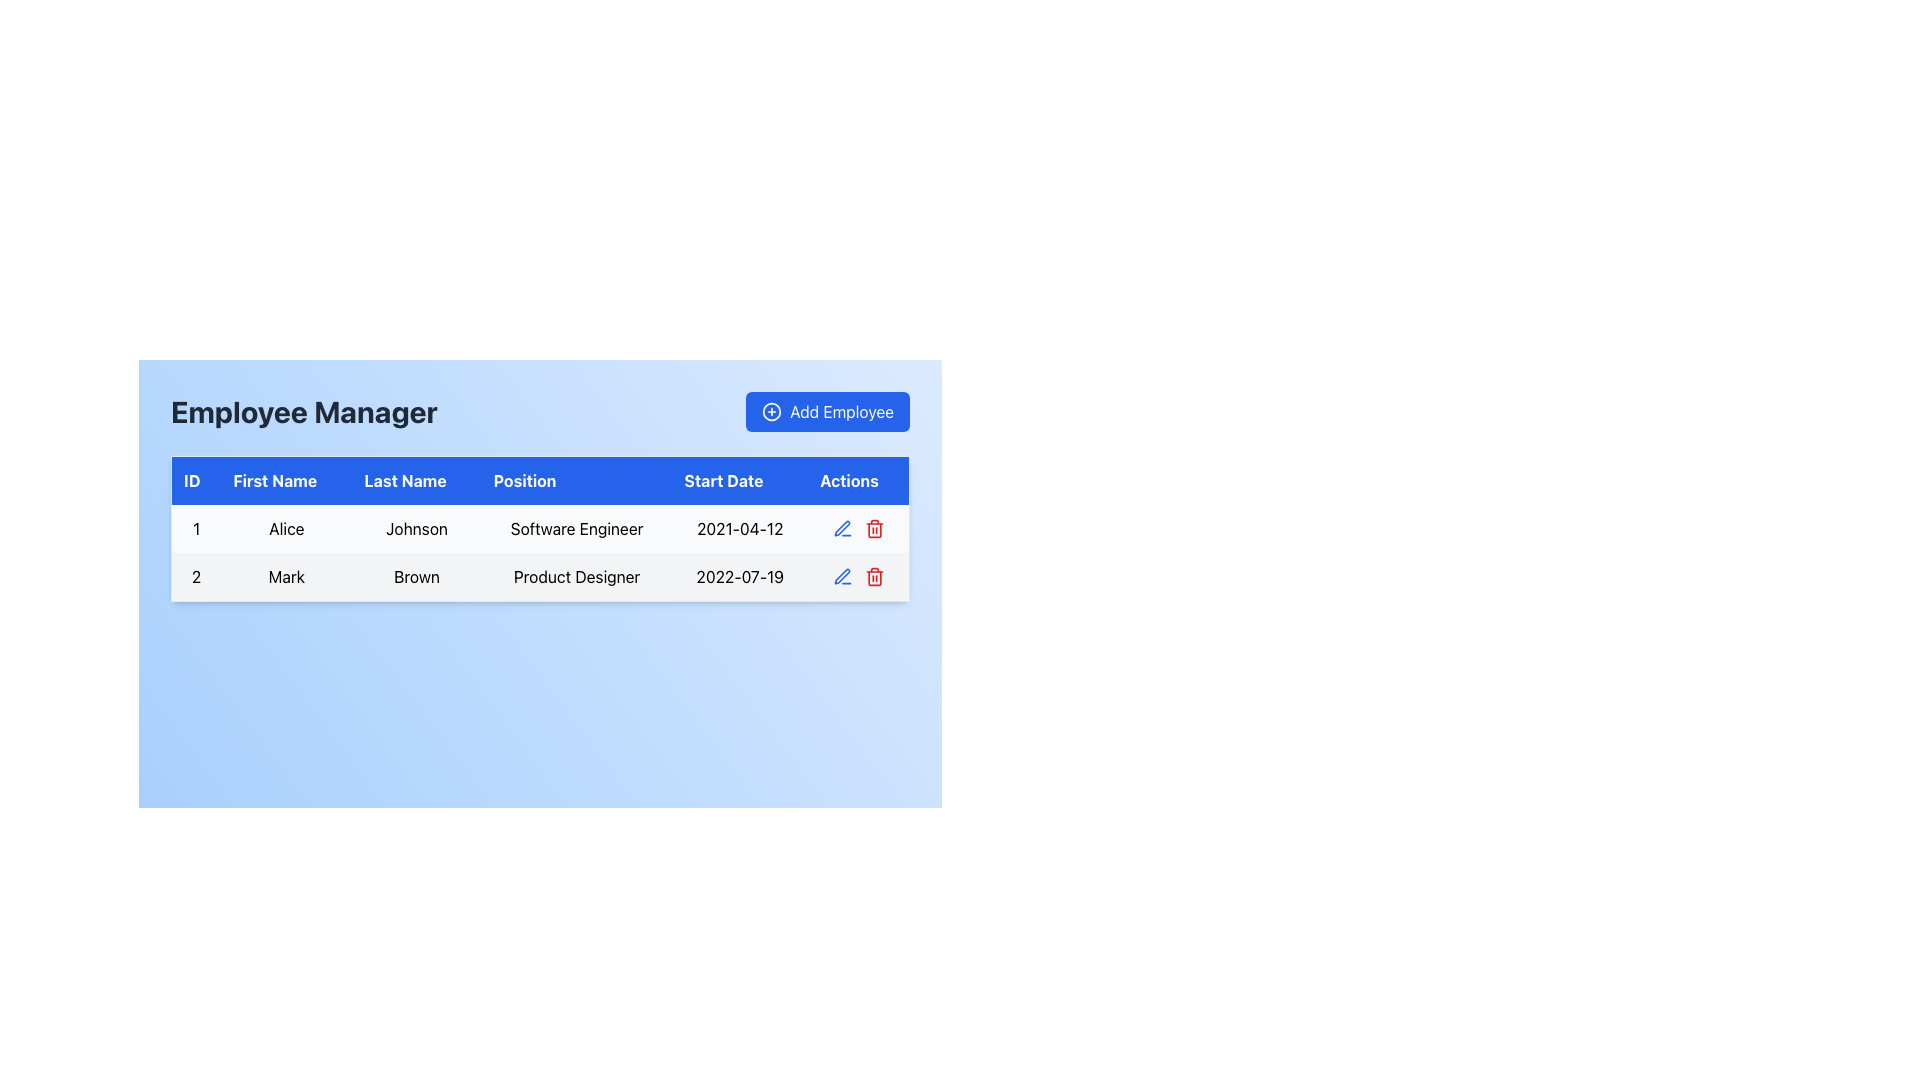  I want to click on the blue circular icon at the center of the 'Add Employee' button located at the top-right corner above the table component, so click(771, 411).